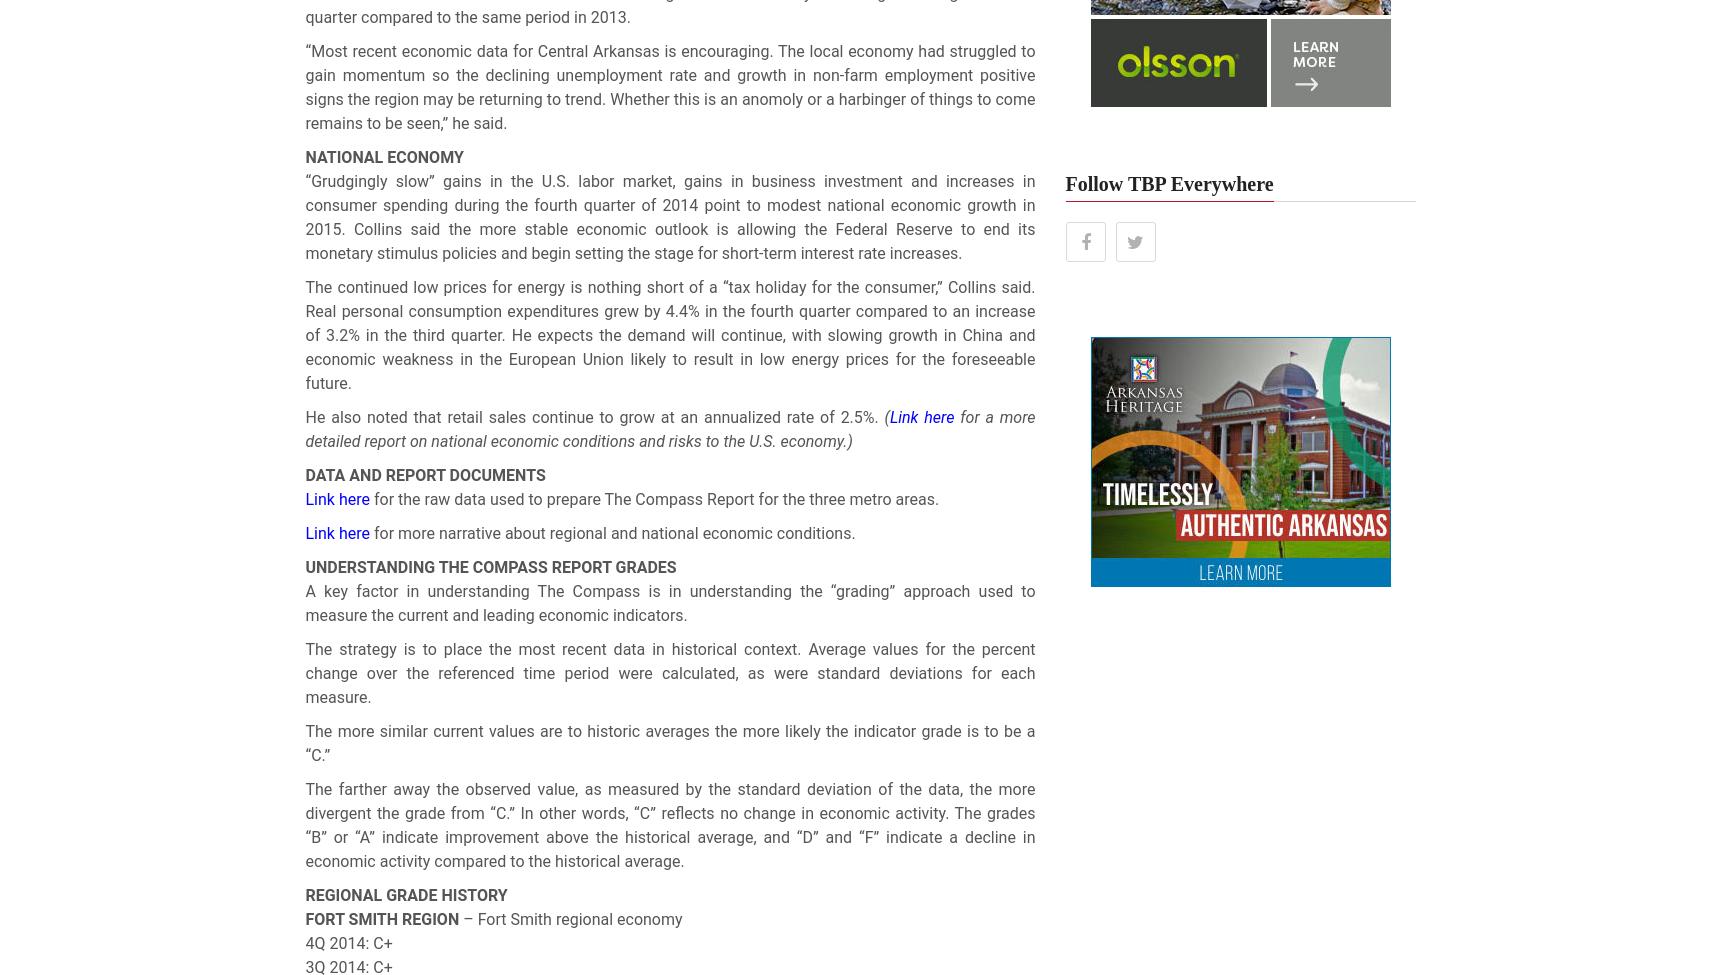 This screenshot has width=1721, height=975. What do you see at coordinates (653, 498) in the screenshot?
I see `'for the raw data used to prepare The Compass Report for the three metro areas.'` at bounding box center [653, 498].